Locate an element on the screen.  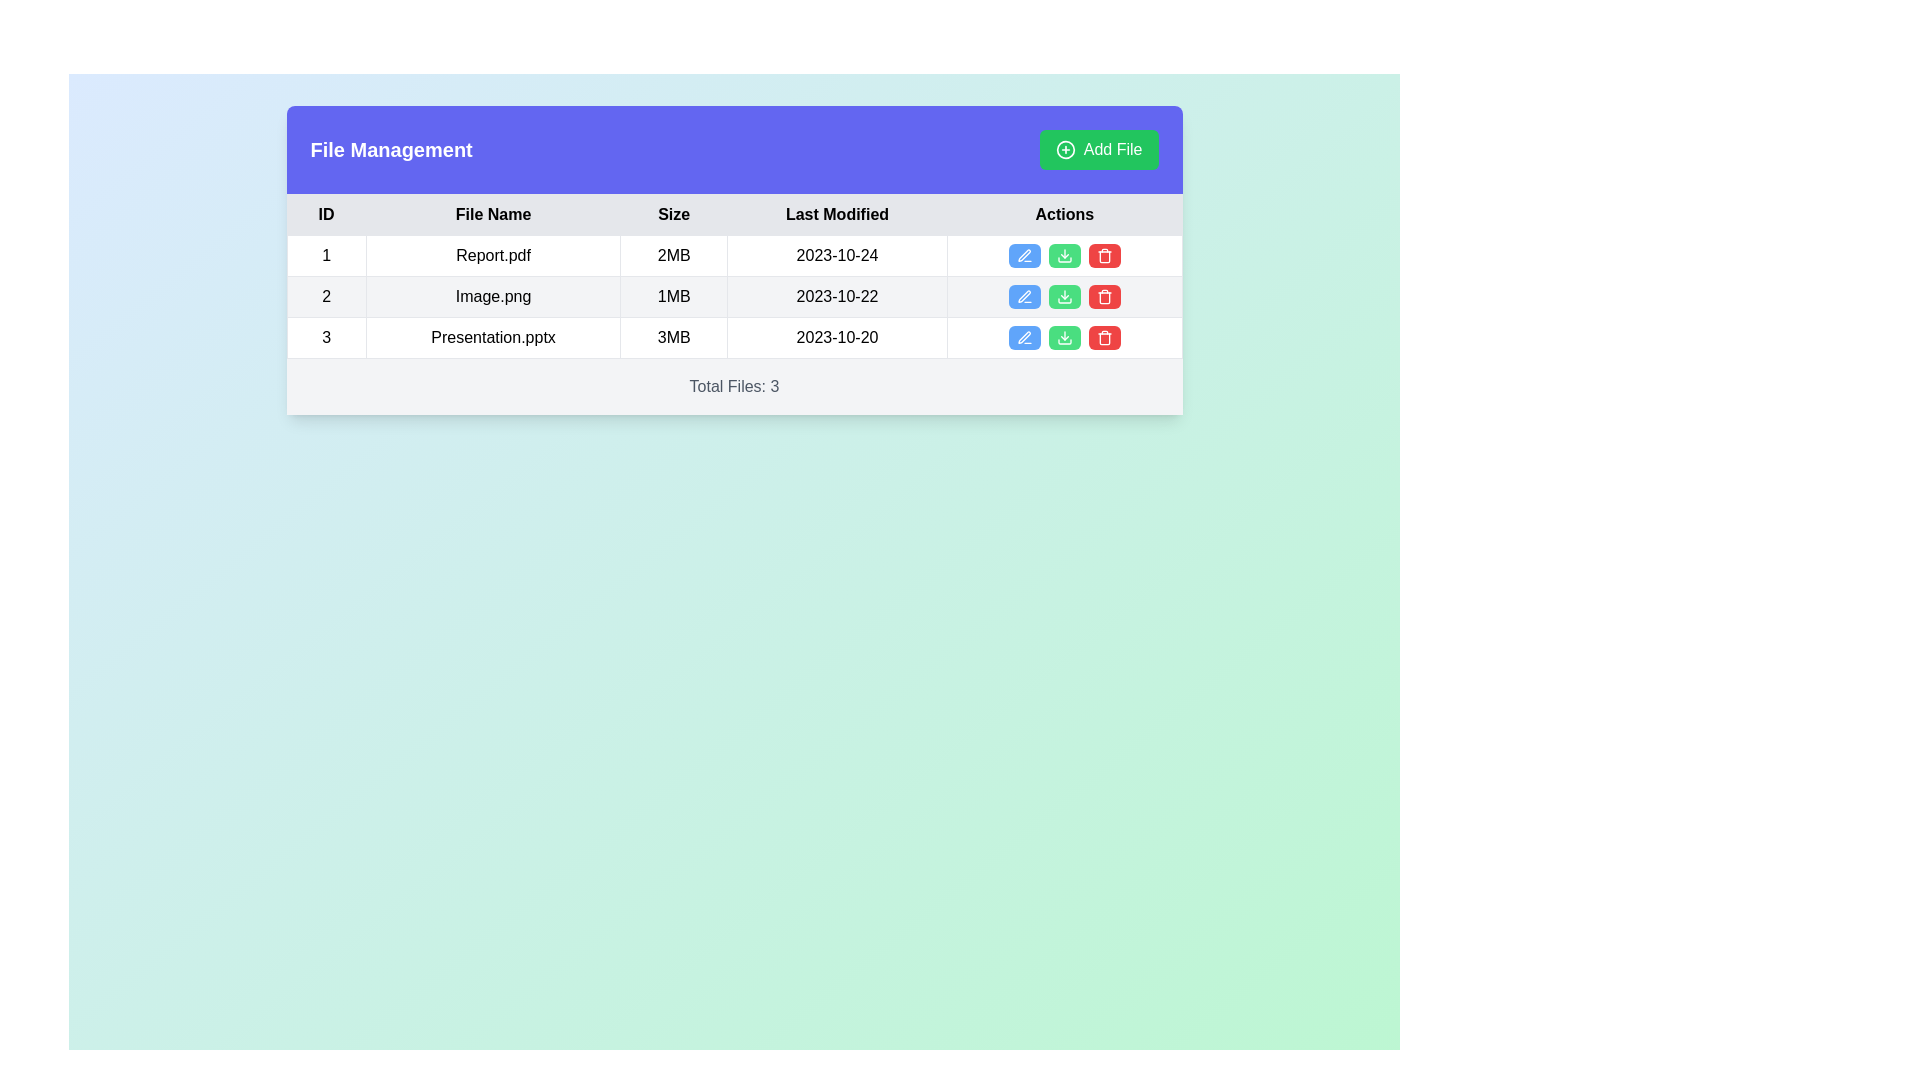
the table cell containing the numerical content in the first column of the last row under the 'ID' column header is located at coordinates (326, 337).